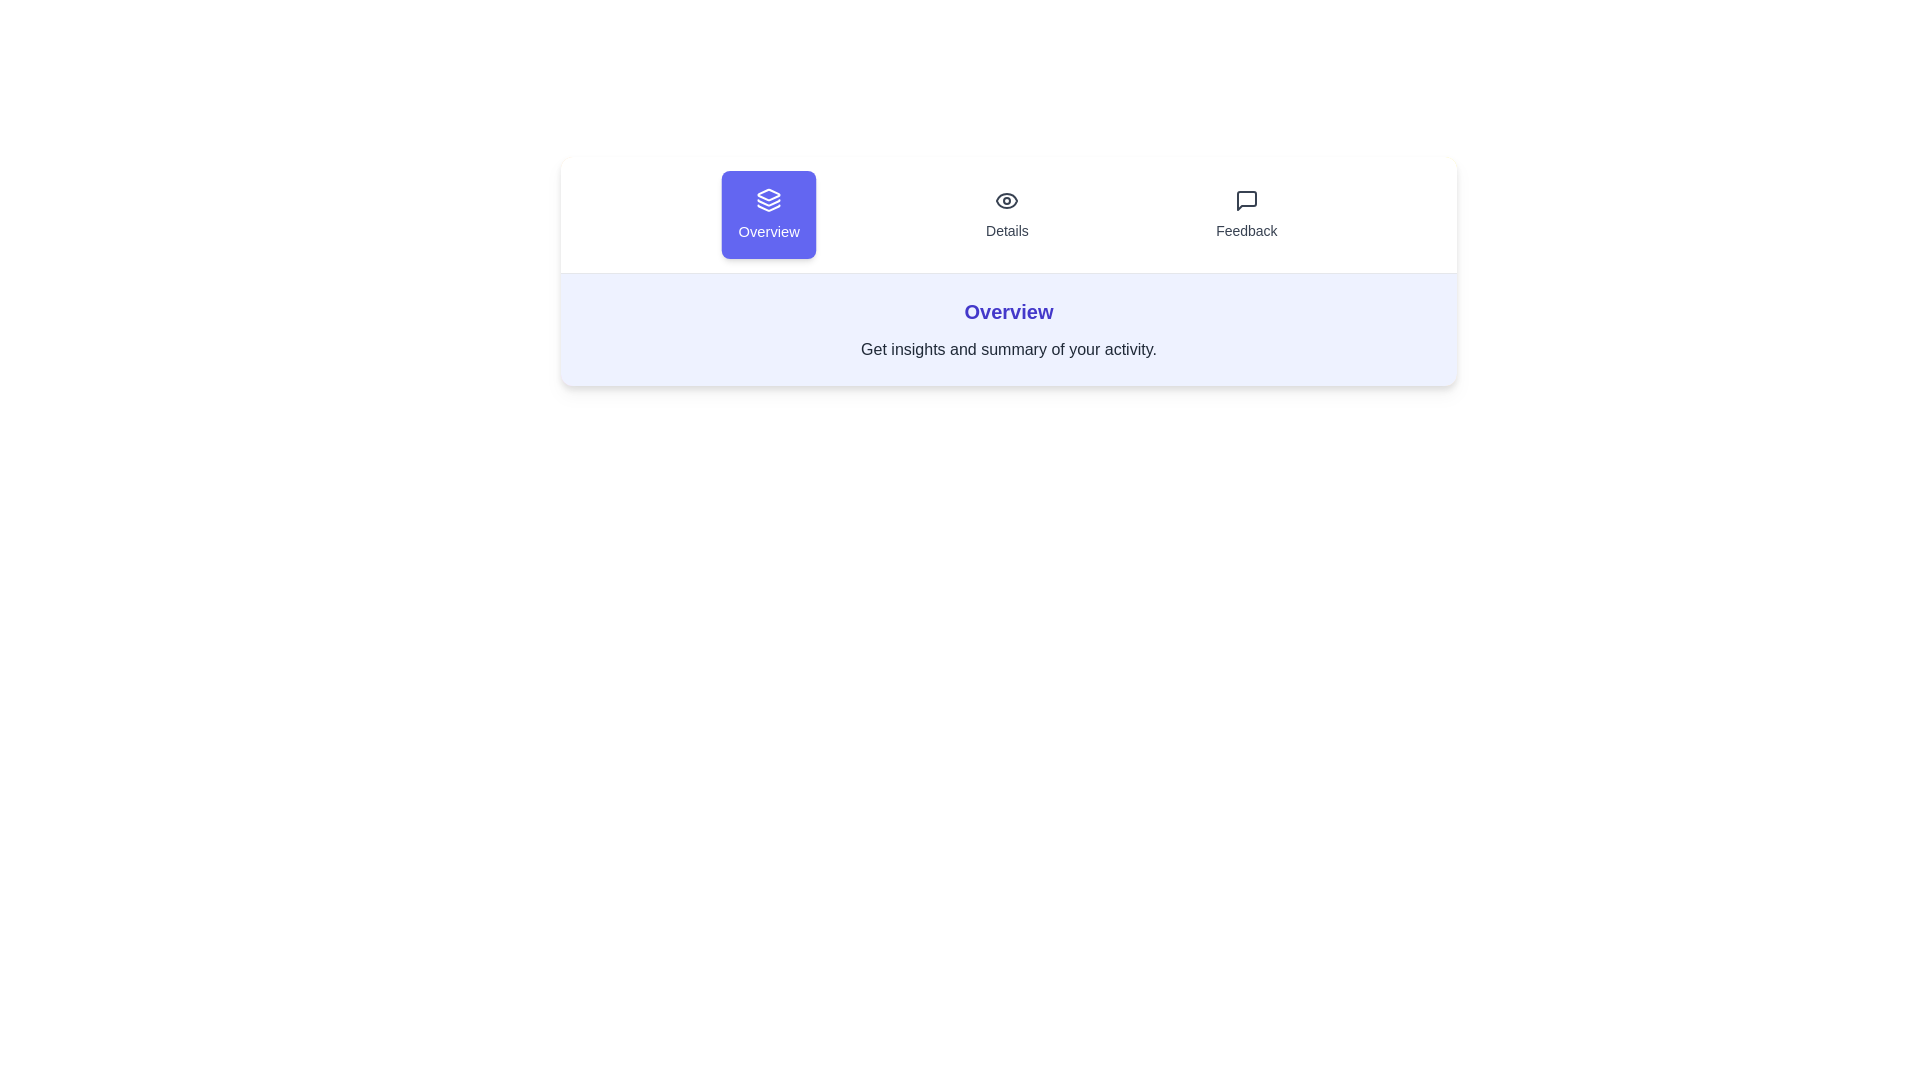 The width and height of the screenshot is (1920, 1080). I want to click on the active tab to confirm its content, so click(767, 215).